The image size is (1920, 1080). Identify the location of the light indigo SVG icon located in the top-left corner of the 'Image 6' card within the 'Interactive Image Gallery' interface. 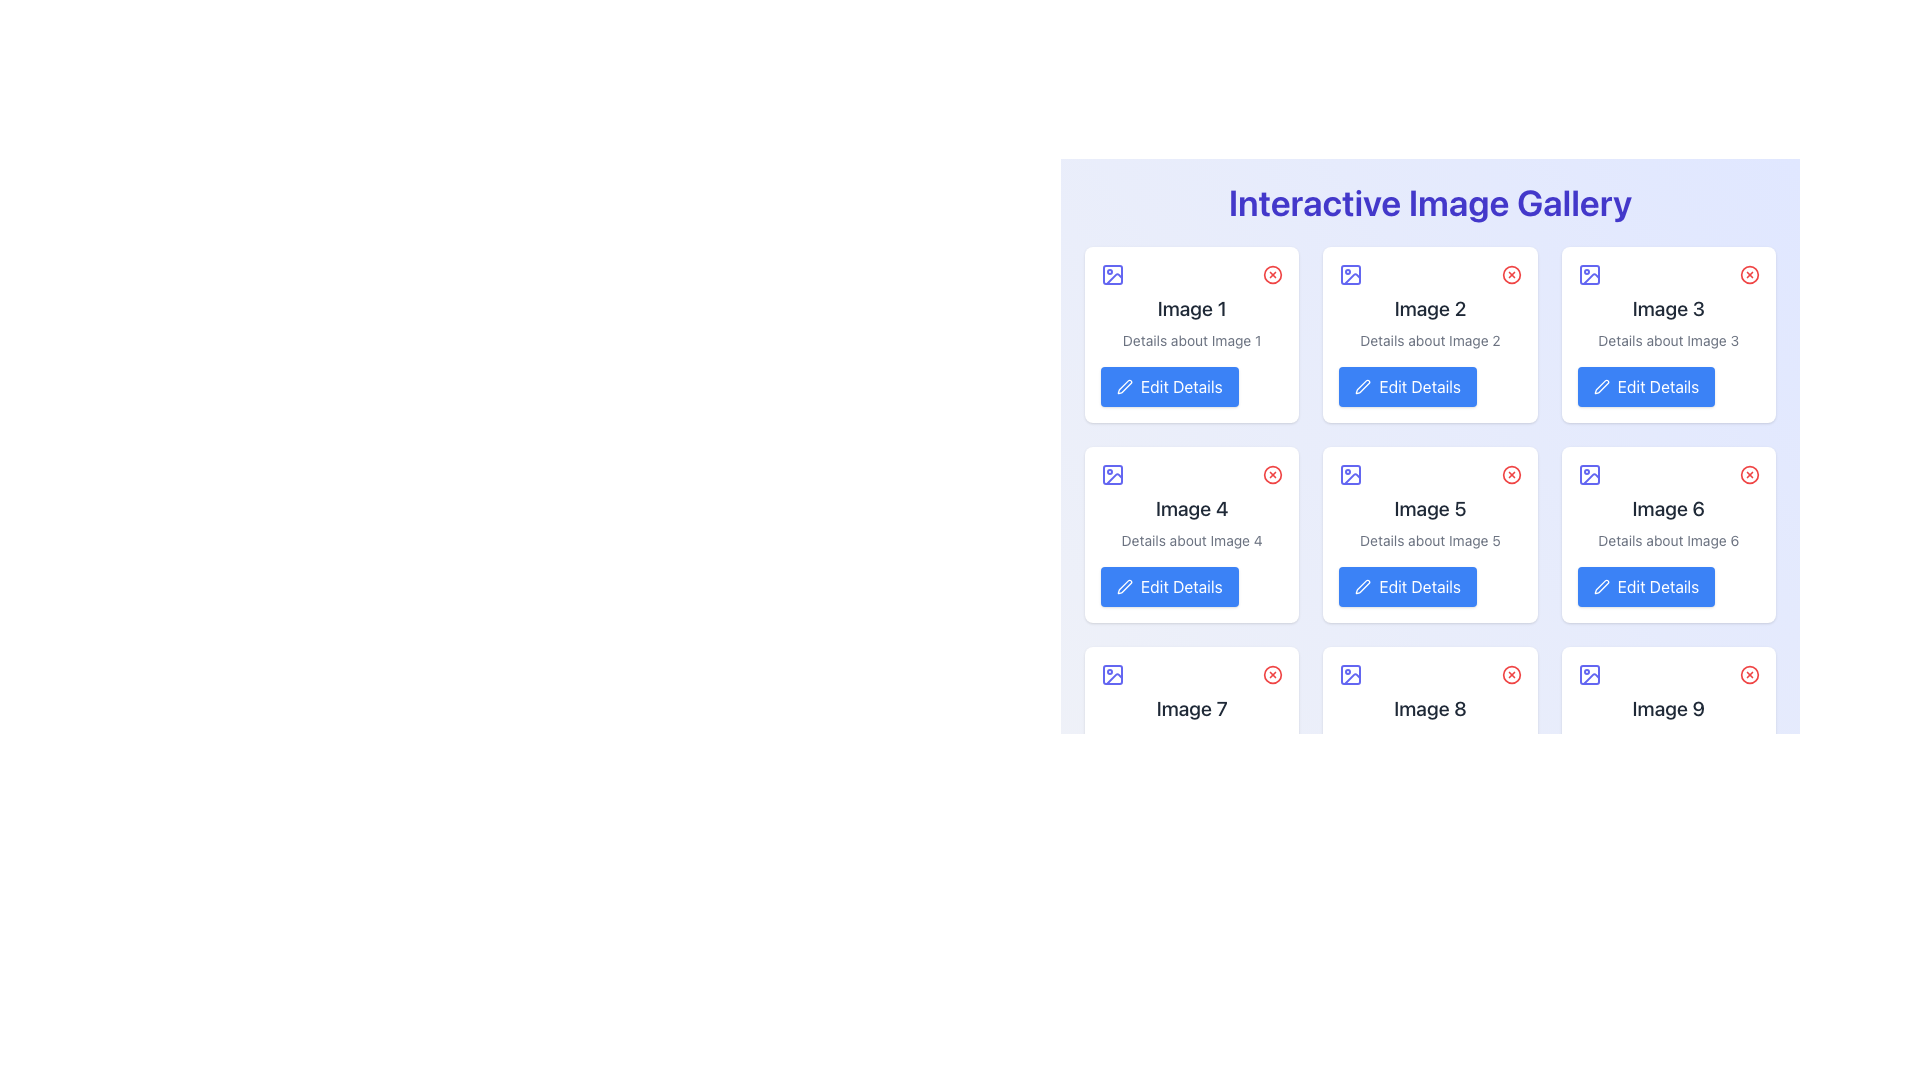
(1588, 474).